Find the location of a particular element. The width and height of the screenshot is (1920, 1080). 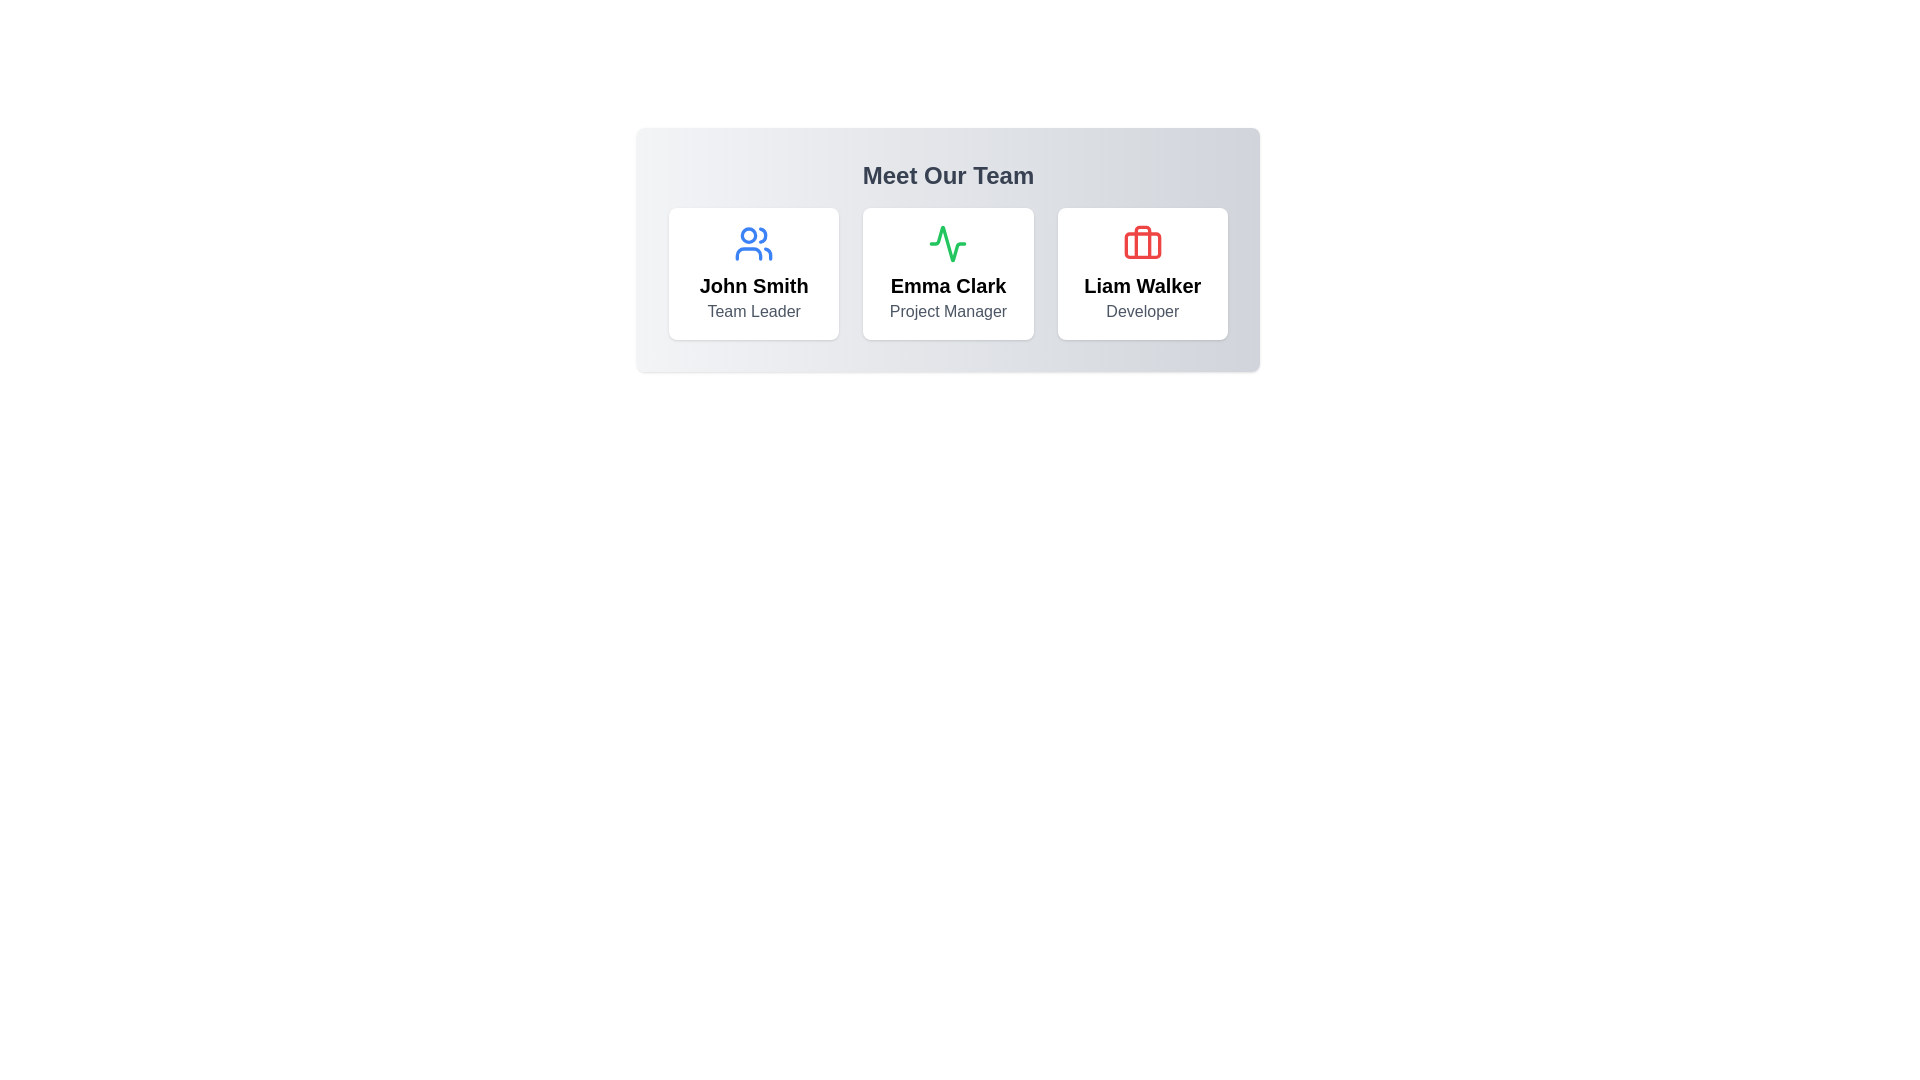

the green-colored line graph icon located at the top-middle section of Emma Clark's profile card, which is aligned vertically with her name and occupation details is located at coordinates (947, 242).